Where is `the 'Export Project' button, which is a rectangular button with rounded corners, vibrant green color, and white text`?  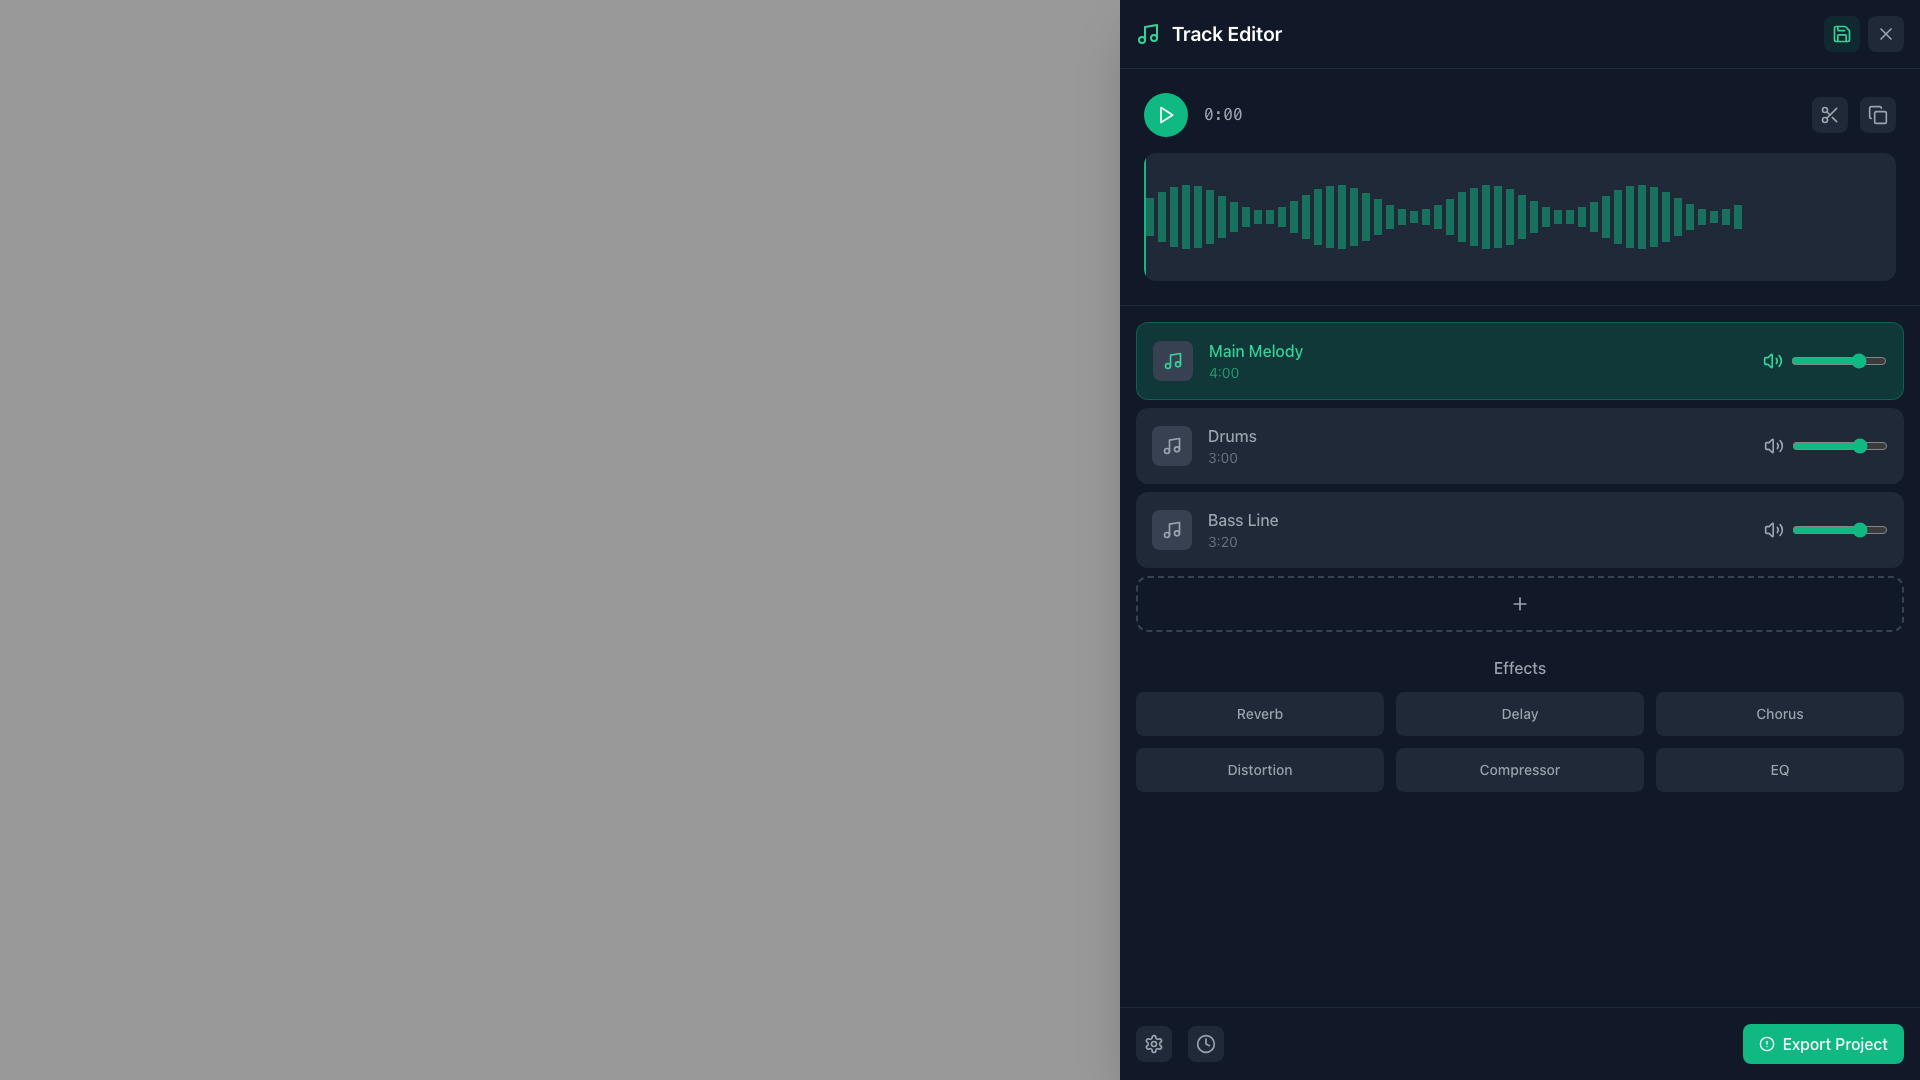 the 'Export Project' button, which is a rectangular button with rounded corners, vibrant green color, and white text is located at coordinates (1823, 1043).